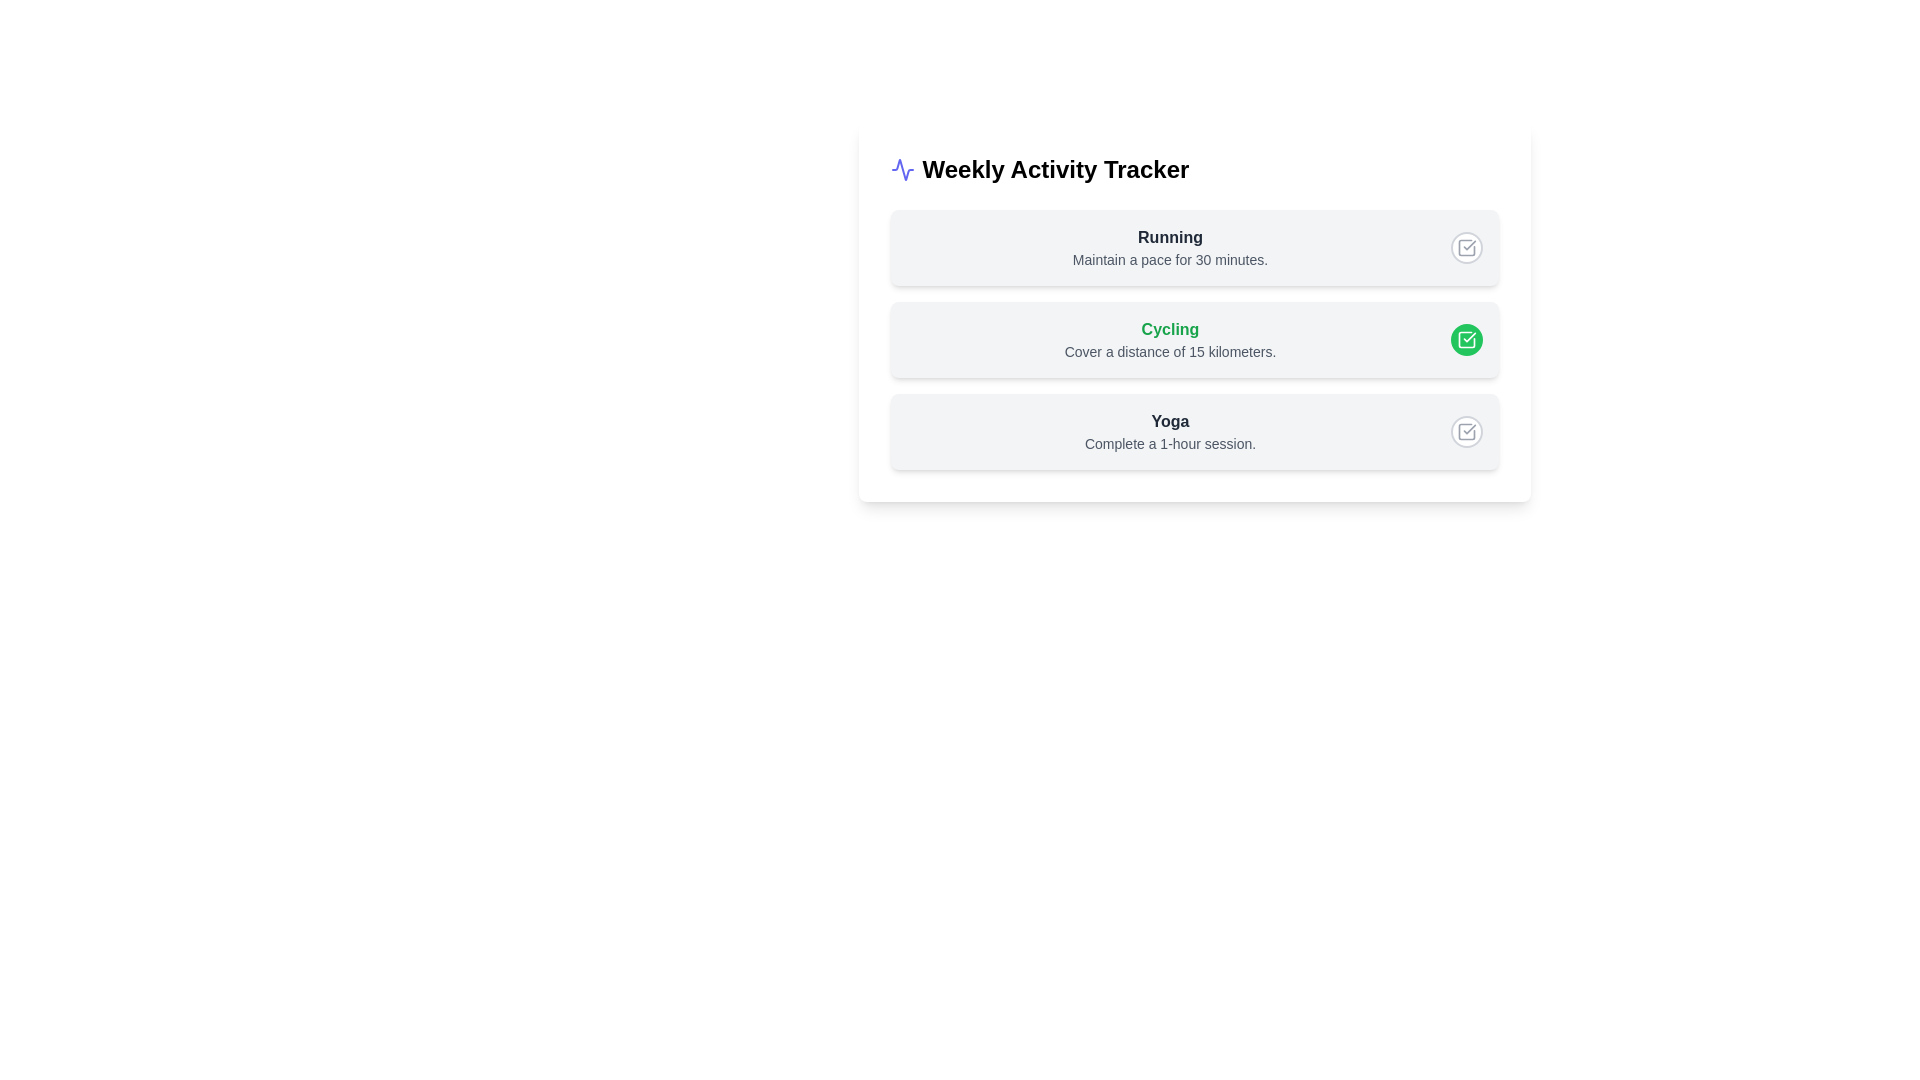  I want to click on the check icon on the Yoga task card within the Weekly Activity Tracker to mark the task as complete, so click(1194, 431).